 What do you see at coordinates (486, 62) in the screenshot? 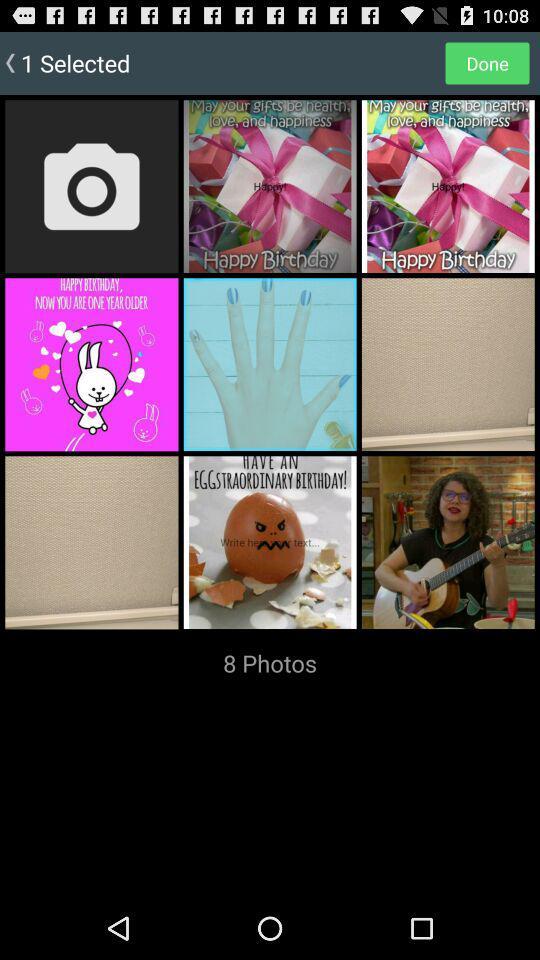
I see `done item` at bounding box center [486, 62].